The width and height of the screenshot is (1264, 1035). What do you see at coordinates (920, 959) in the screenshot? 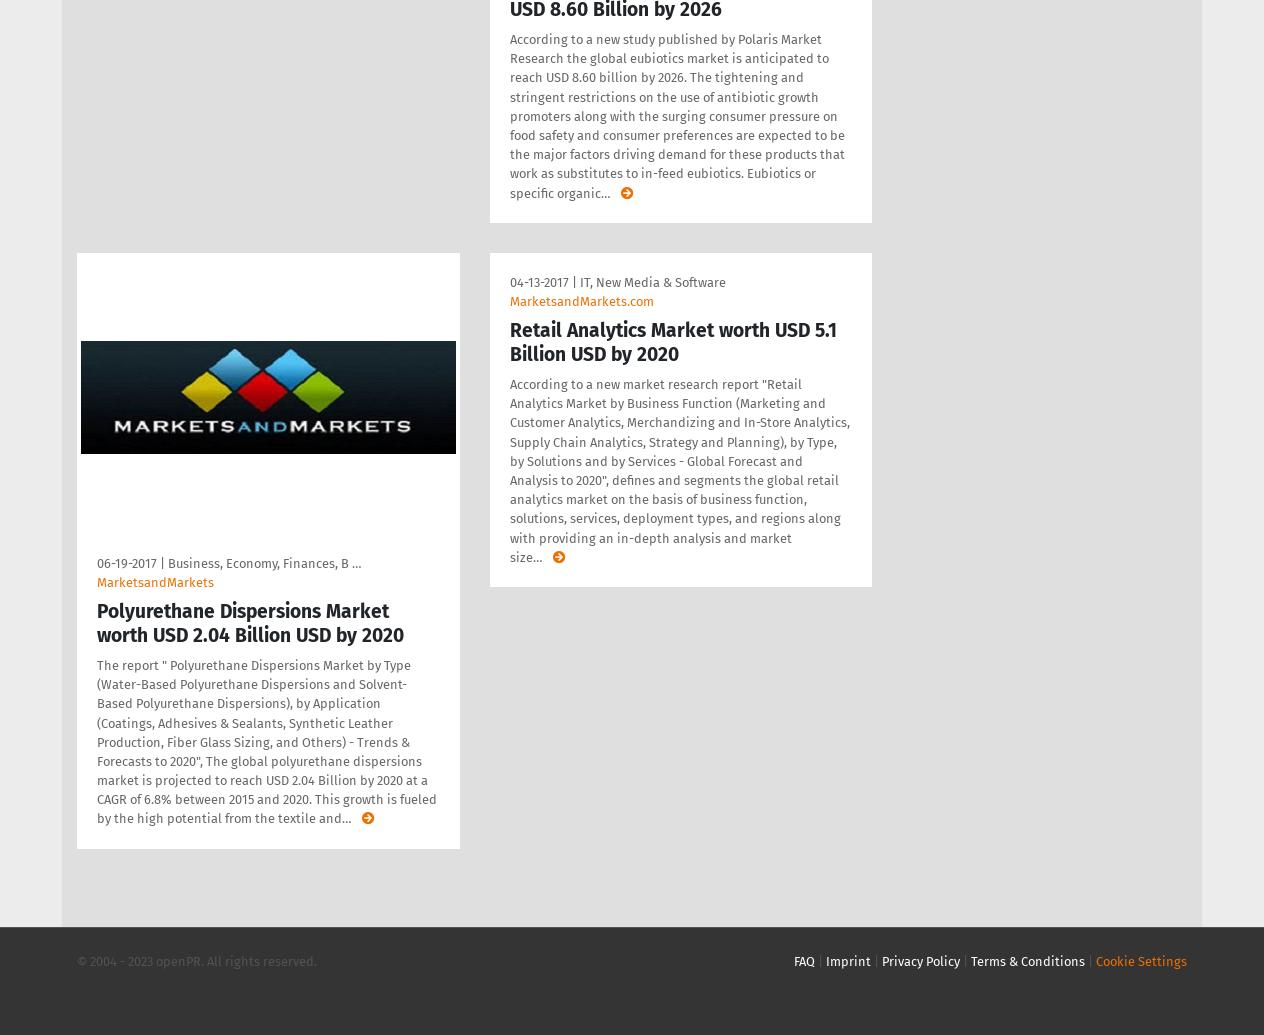
I see `'Privacy Policy'` at bounding box center [920, 959].